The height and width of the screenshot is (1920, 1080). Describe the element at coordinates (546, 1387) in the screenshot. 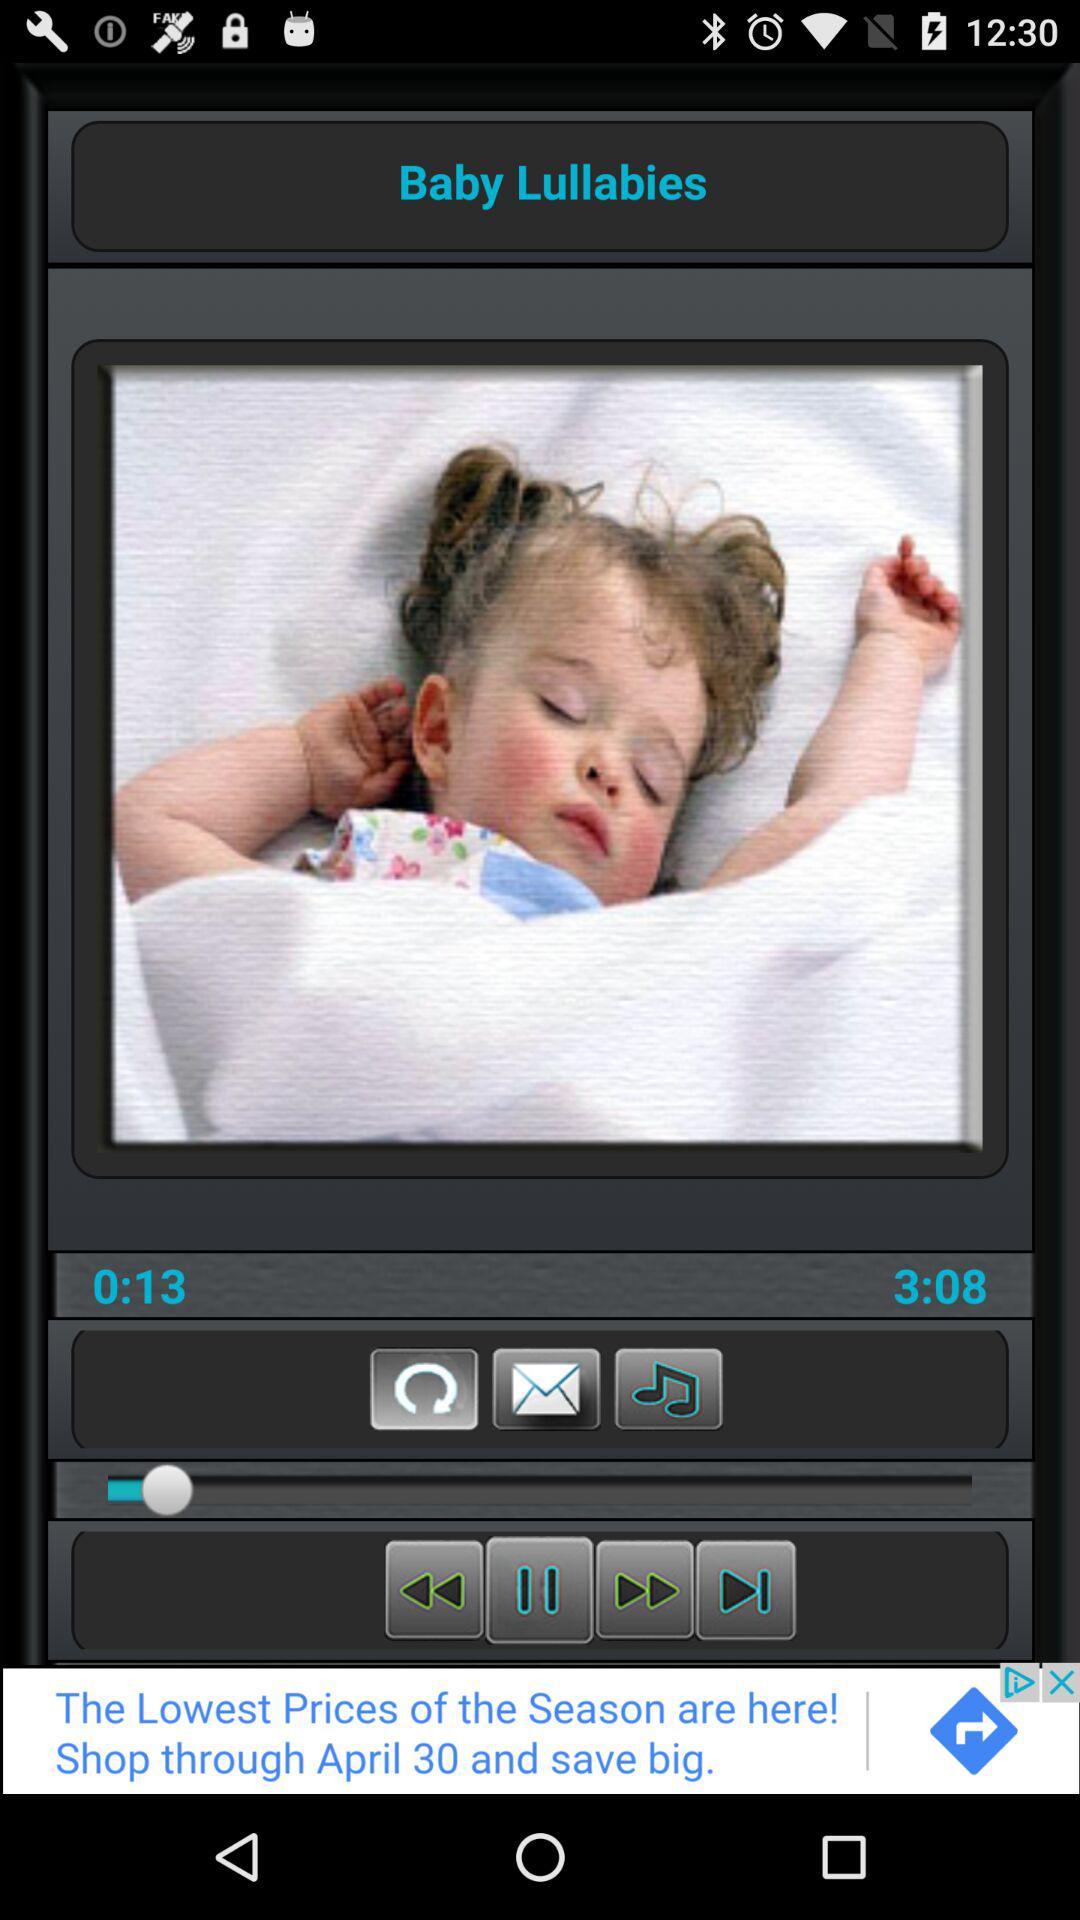

I see `share through email` at that location.